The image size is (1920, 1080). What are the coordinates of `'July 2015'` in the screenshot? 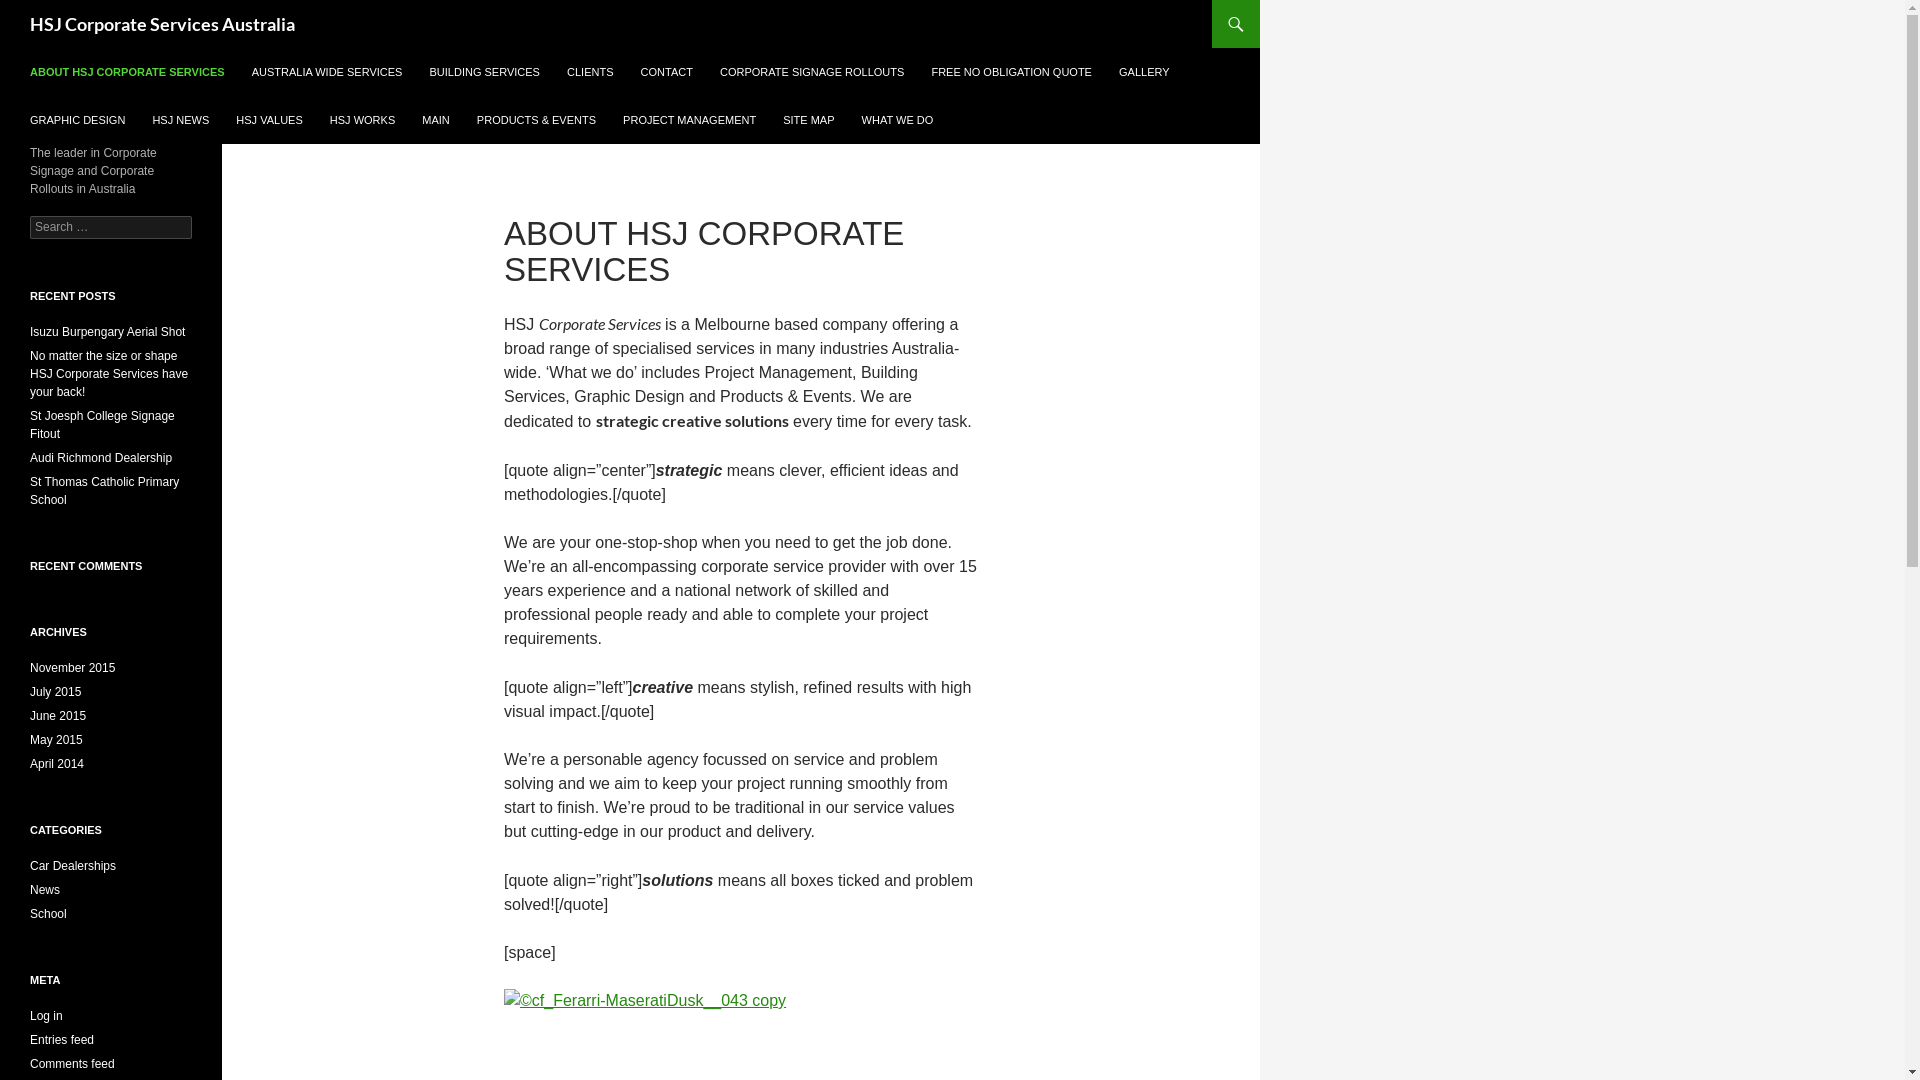 It's located at (55, 690).